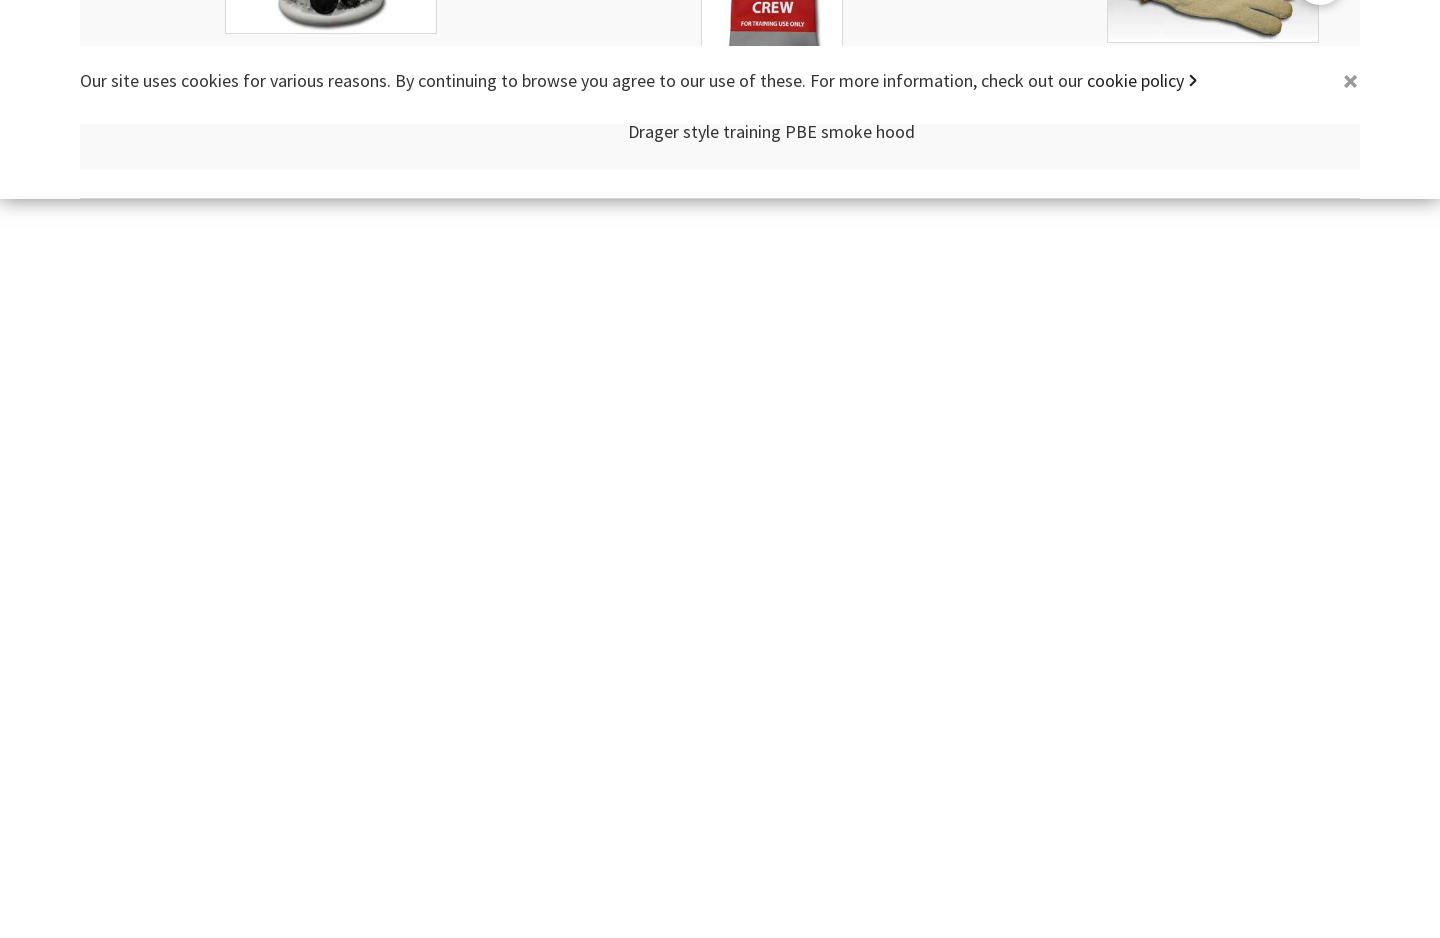 This screenshot has height=938, width=1440. Describe the element at coordinates (606, 81) in the screenshot. I see `'Registered in England. Company number'` at that location.